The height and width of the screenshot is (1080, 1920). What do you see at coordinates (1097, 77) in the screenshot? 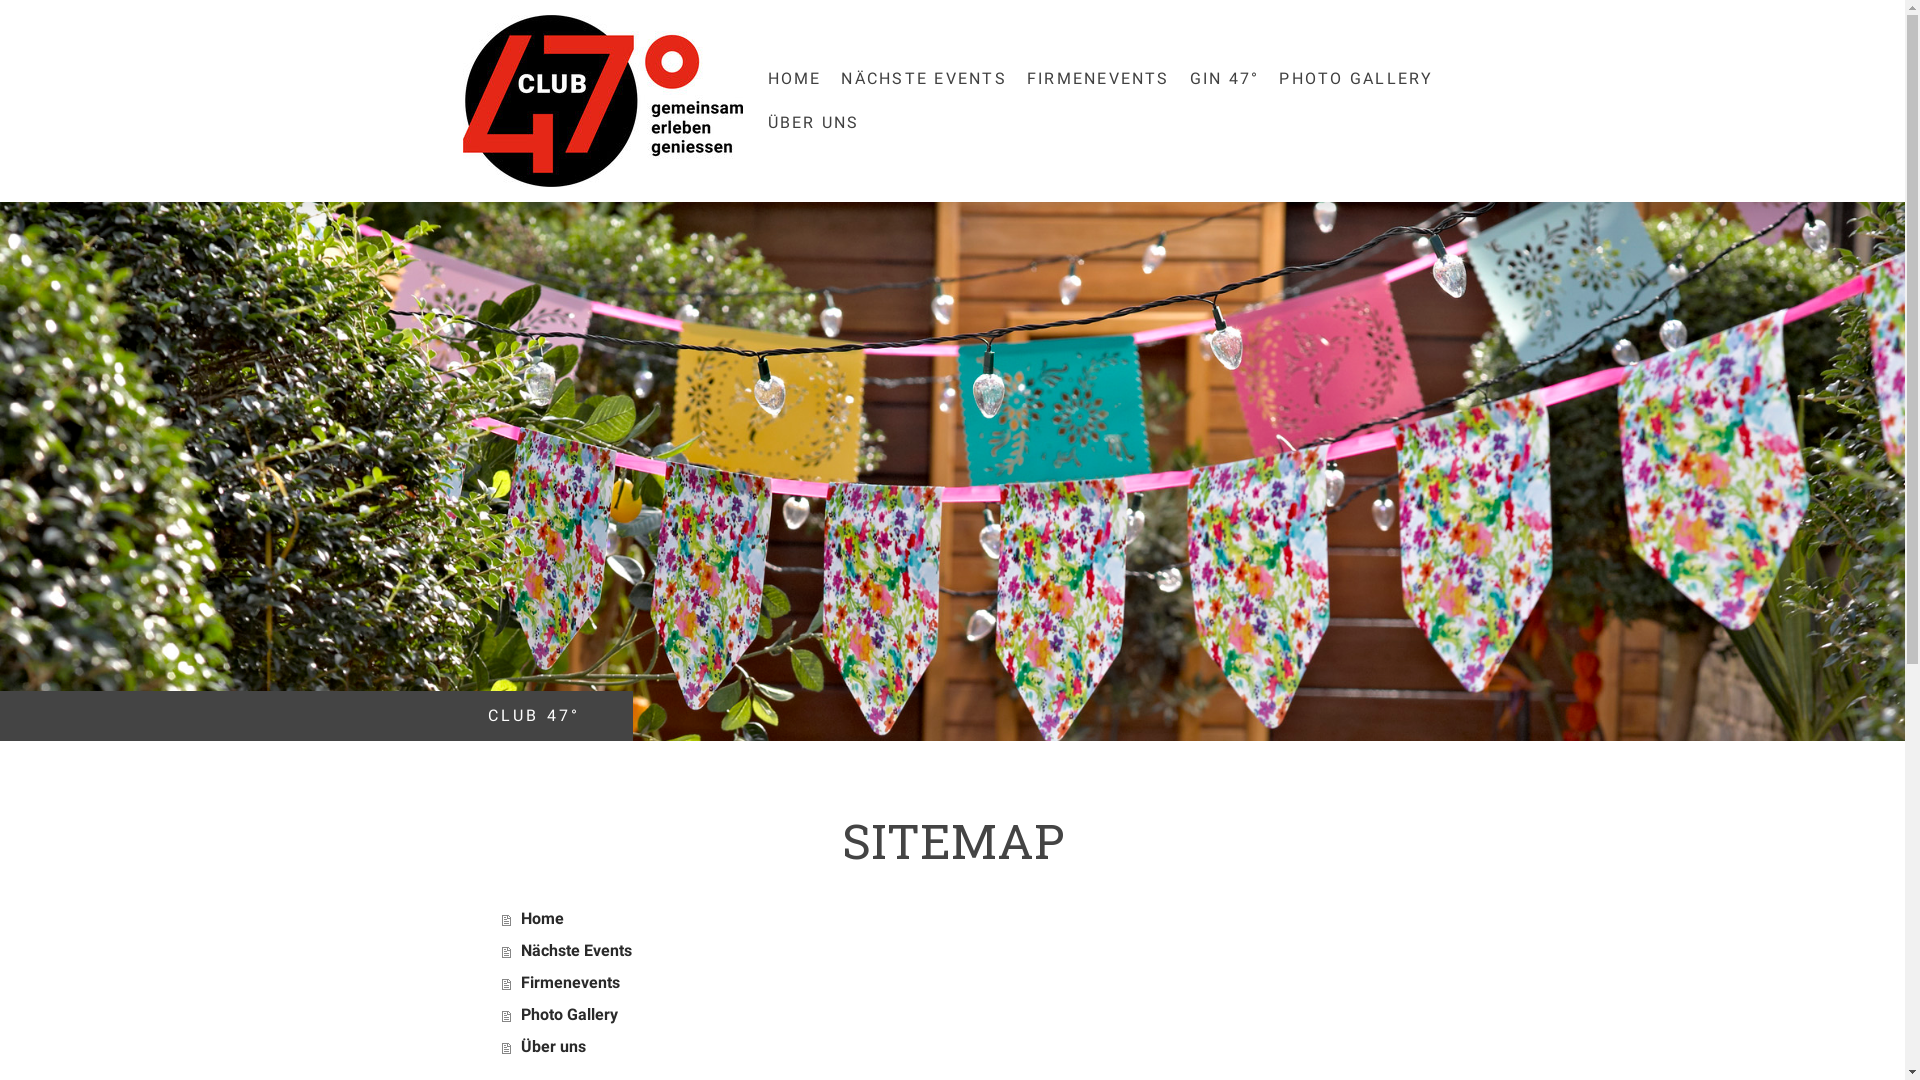
I see `'FIRMENEVENTS'` at bounding box center [1097, 77].